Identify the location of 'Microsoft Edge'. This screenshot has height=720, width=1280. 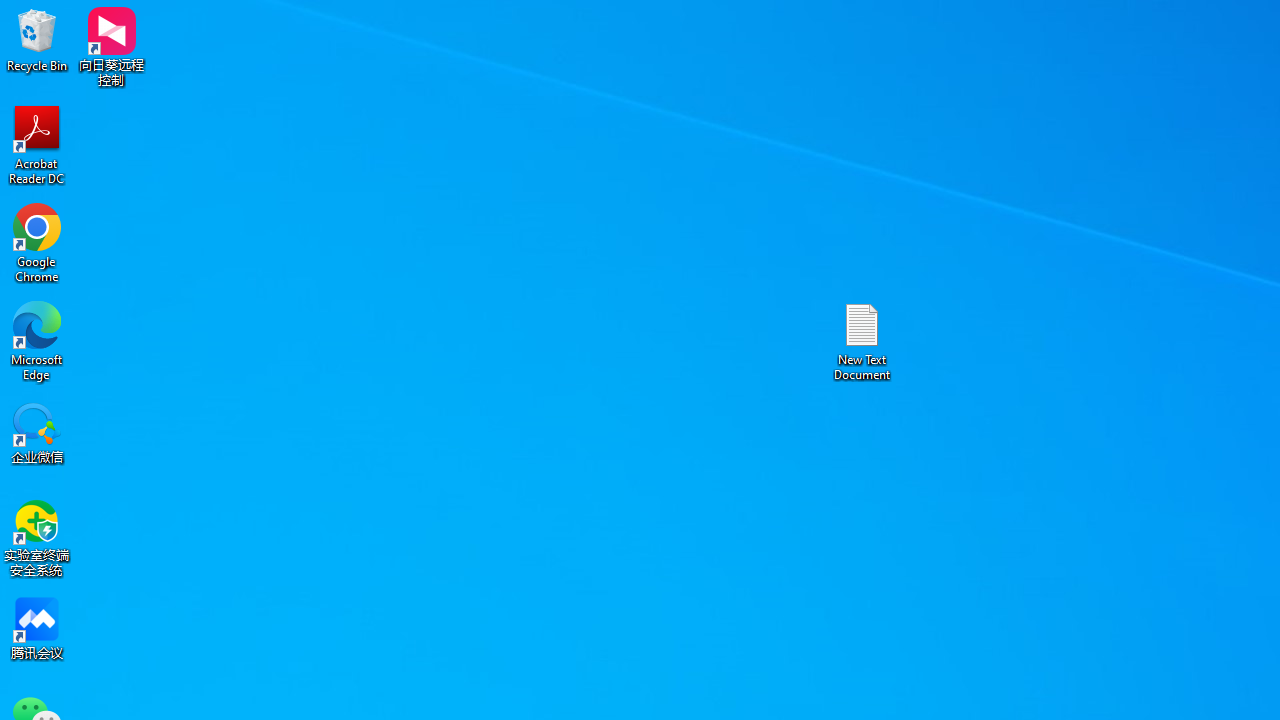
(37, 340).